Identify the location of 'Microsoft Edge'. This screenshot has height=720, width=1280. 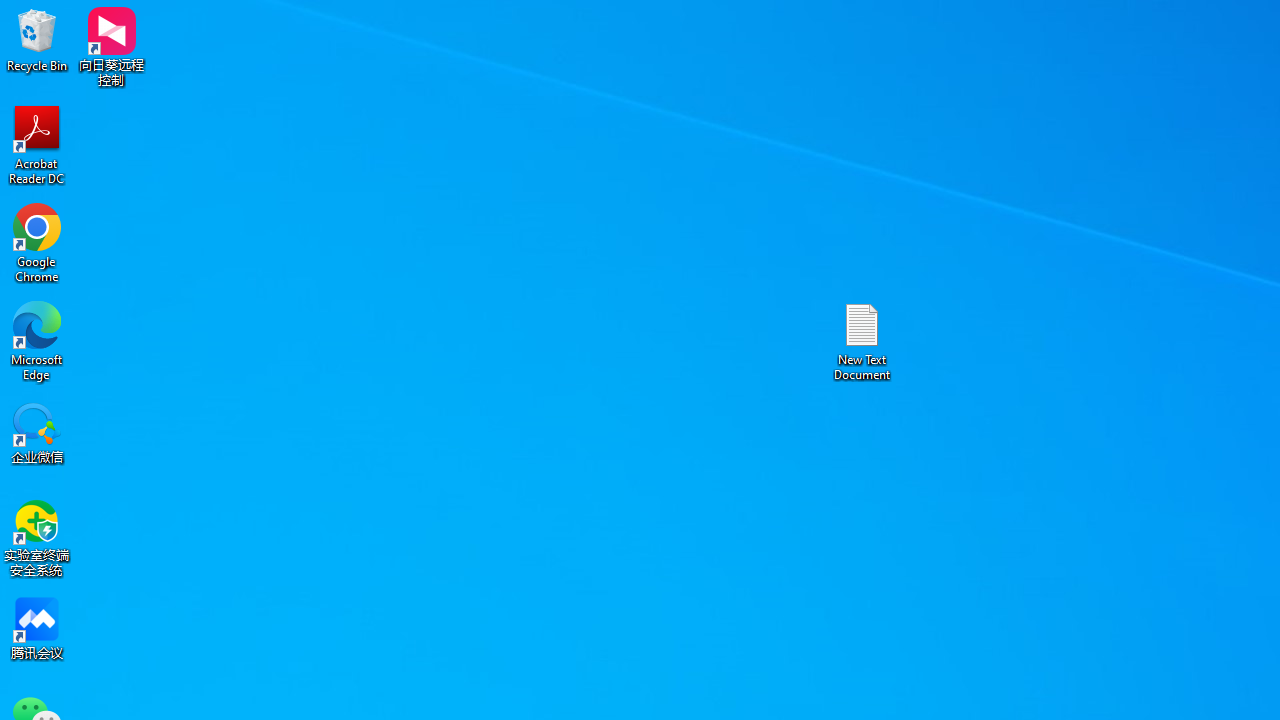
(37, 340).